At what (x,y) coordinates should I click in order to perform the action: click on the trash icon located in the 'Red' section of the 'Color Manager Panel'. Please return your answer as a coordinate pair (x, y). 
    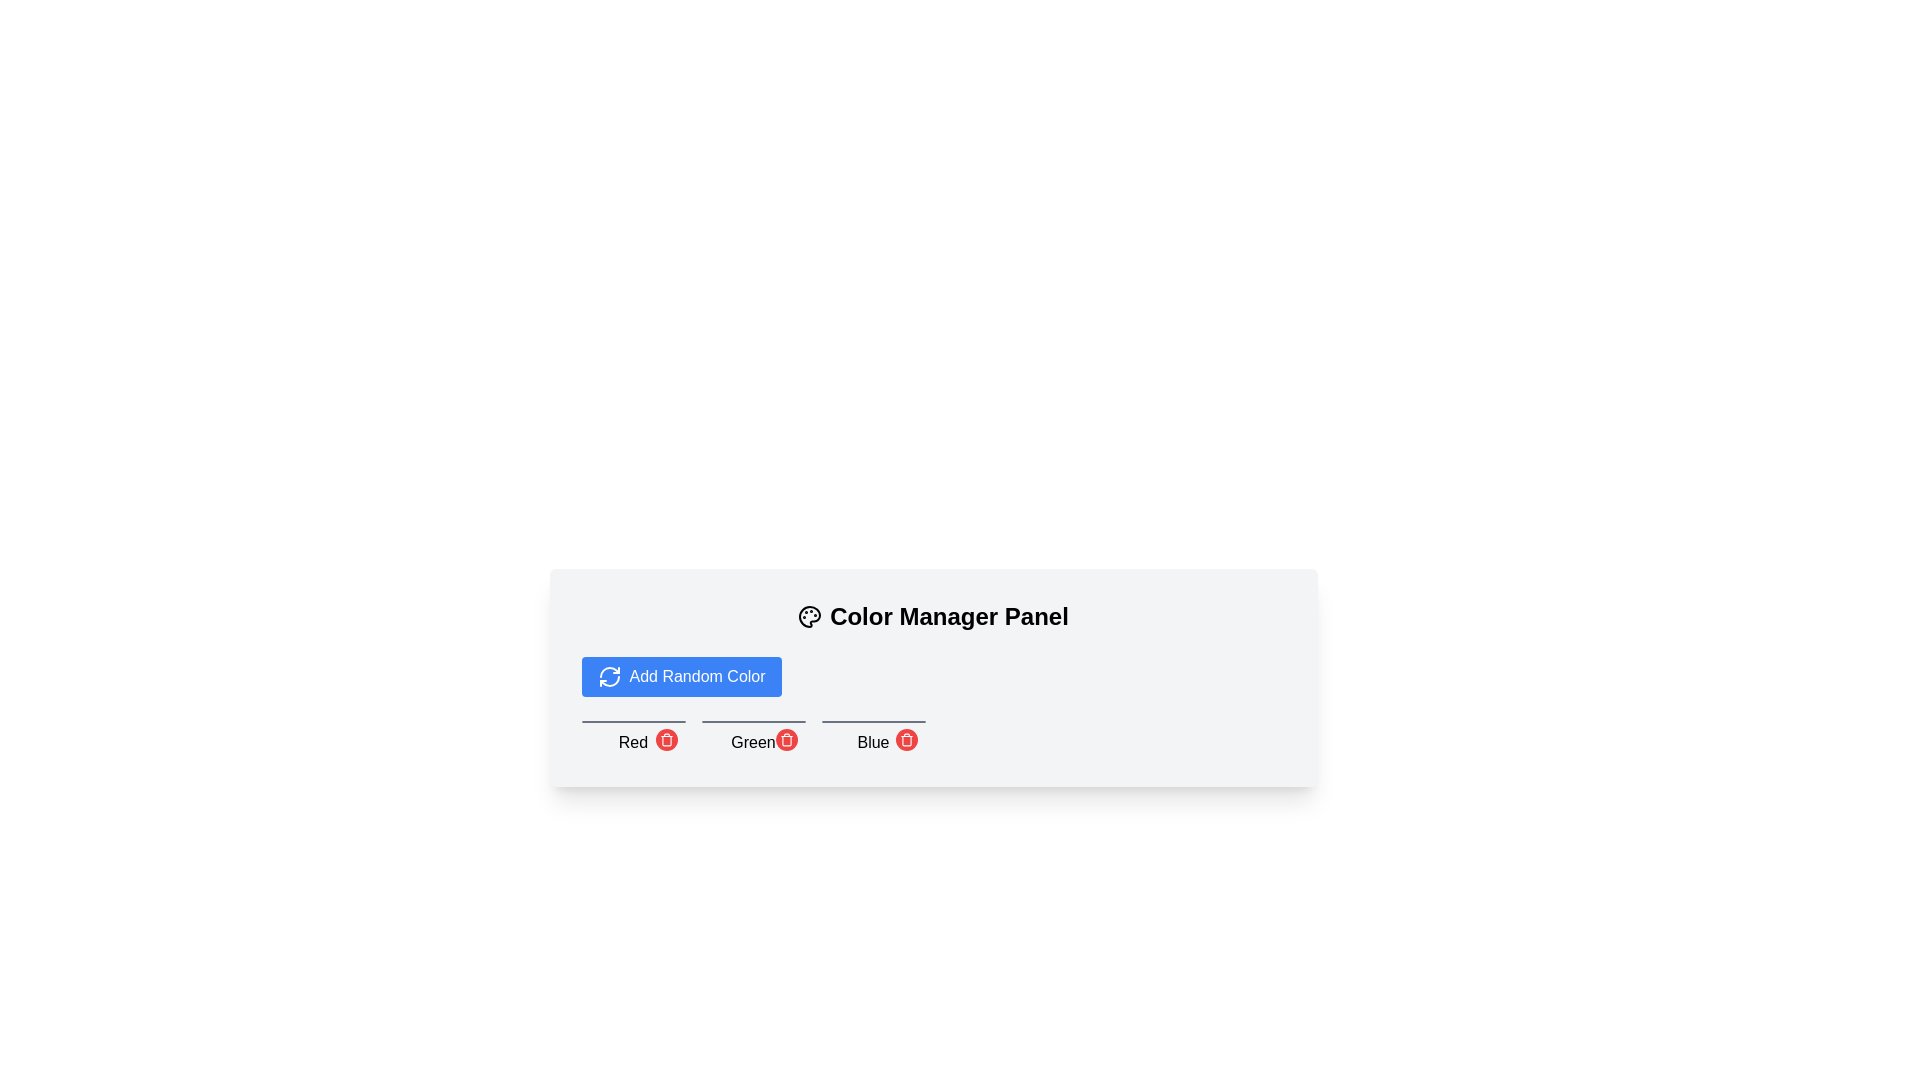
    Looking at the image, I should click on (932, 677).